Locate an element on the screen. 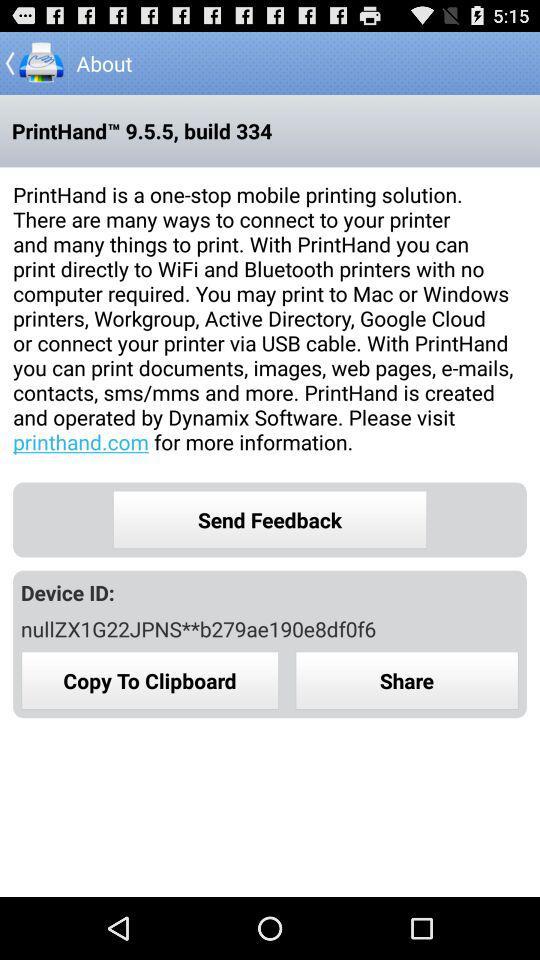 This screenshot has height=960, width=540. the app below the nullzx1g22jpns**b279ae190e8df0f6 item is located at coordinates (406, 680).